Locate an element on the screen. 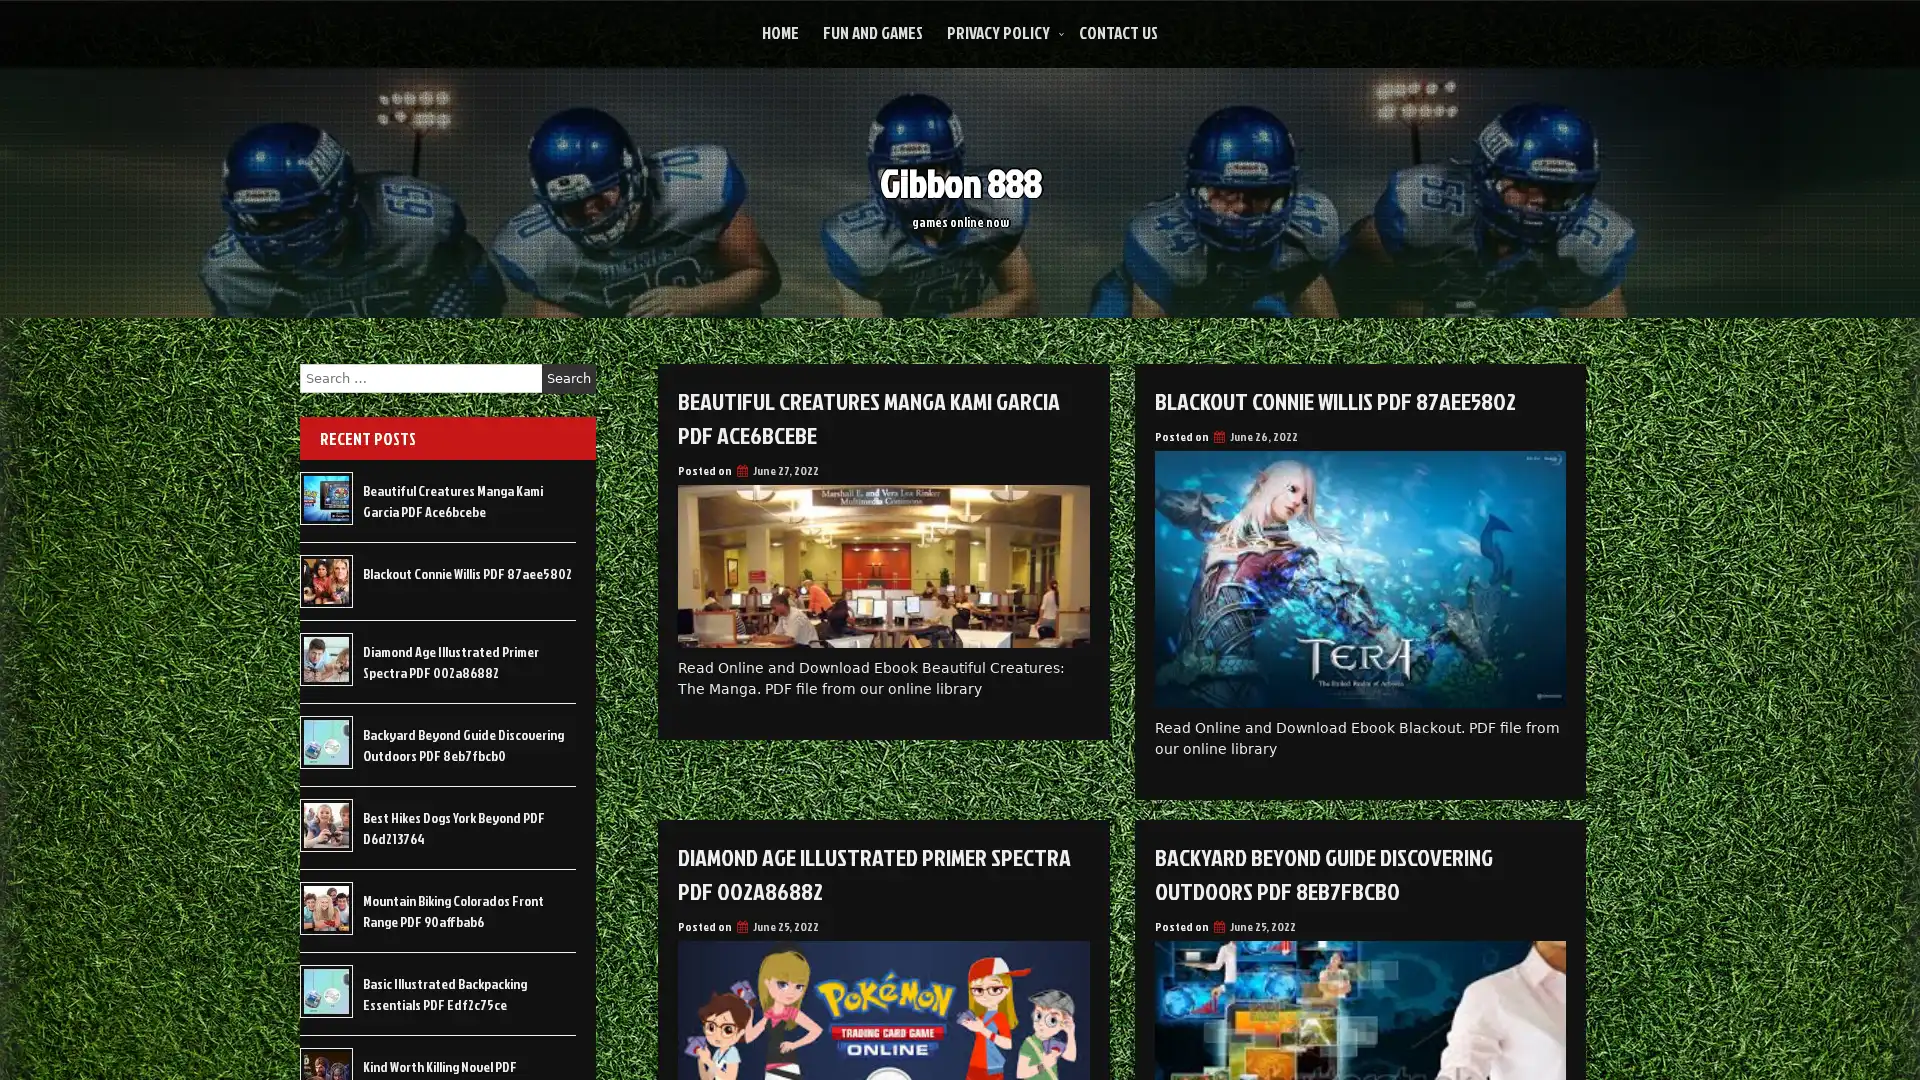  Search is located at coordinates (568, 378).